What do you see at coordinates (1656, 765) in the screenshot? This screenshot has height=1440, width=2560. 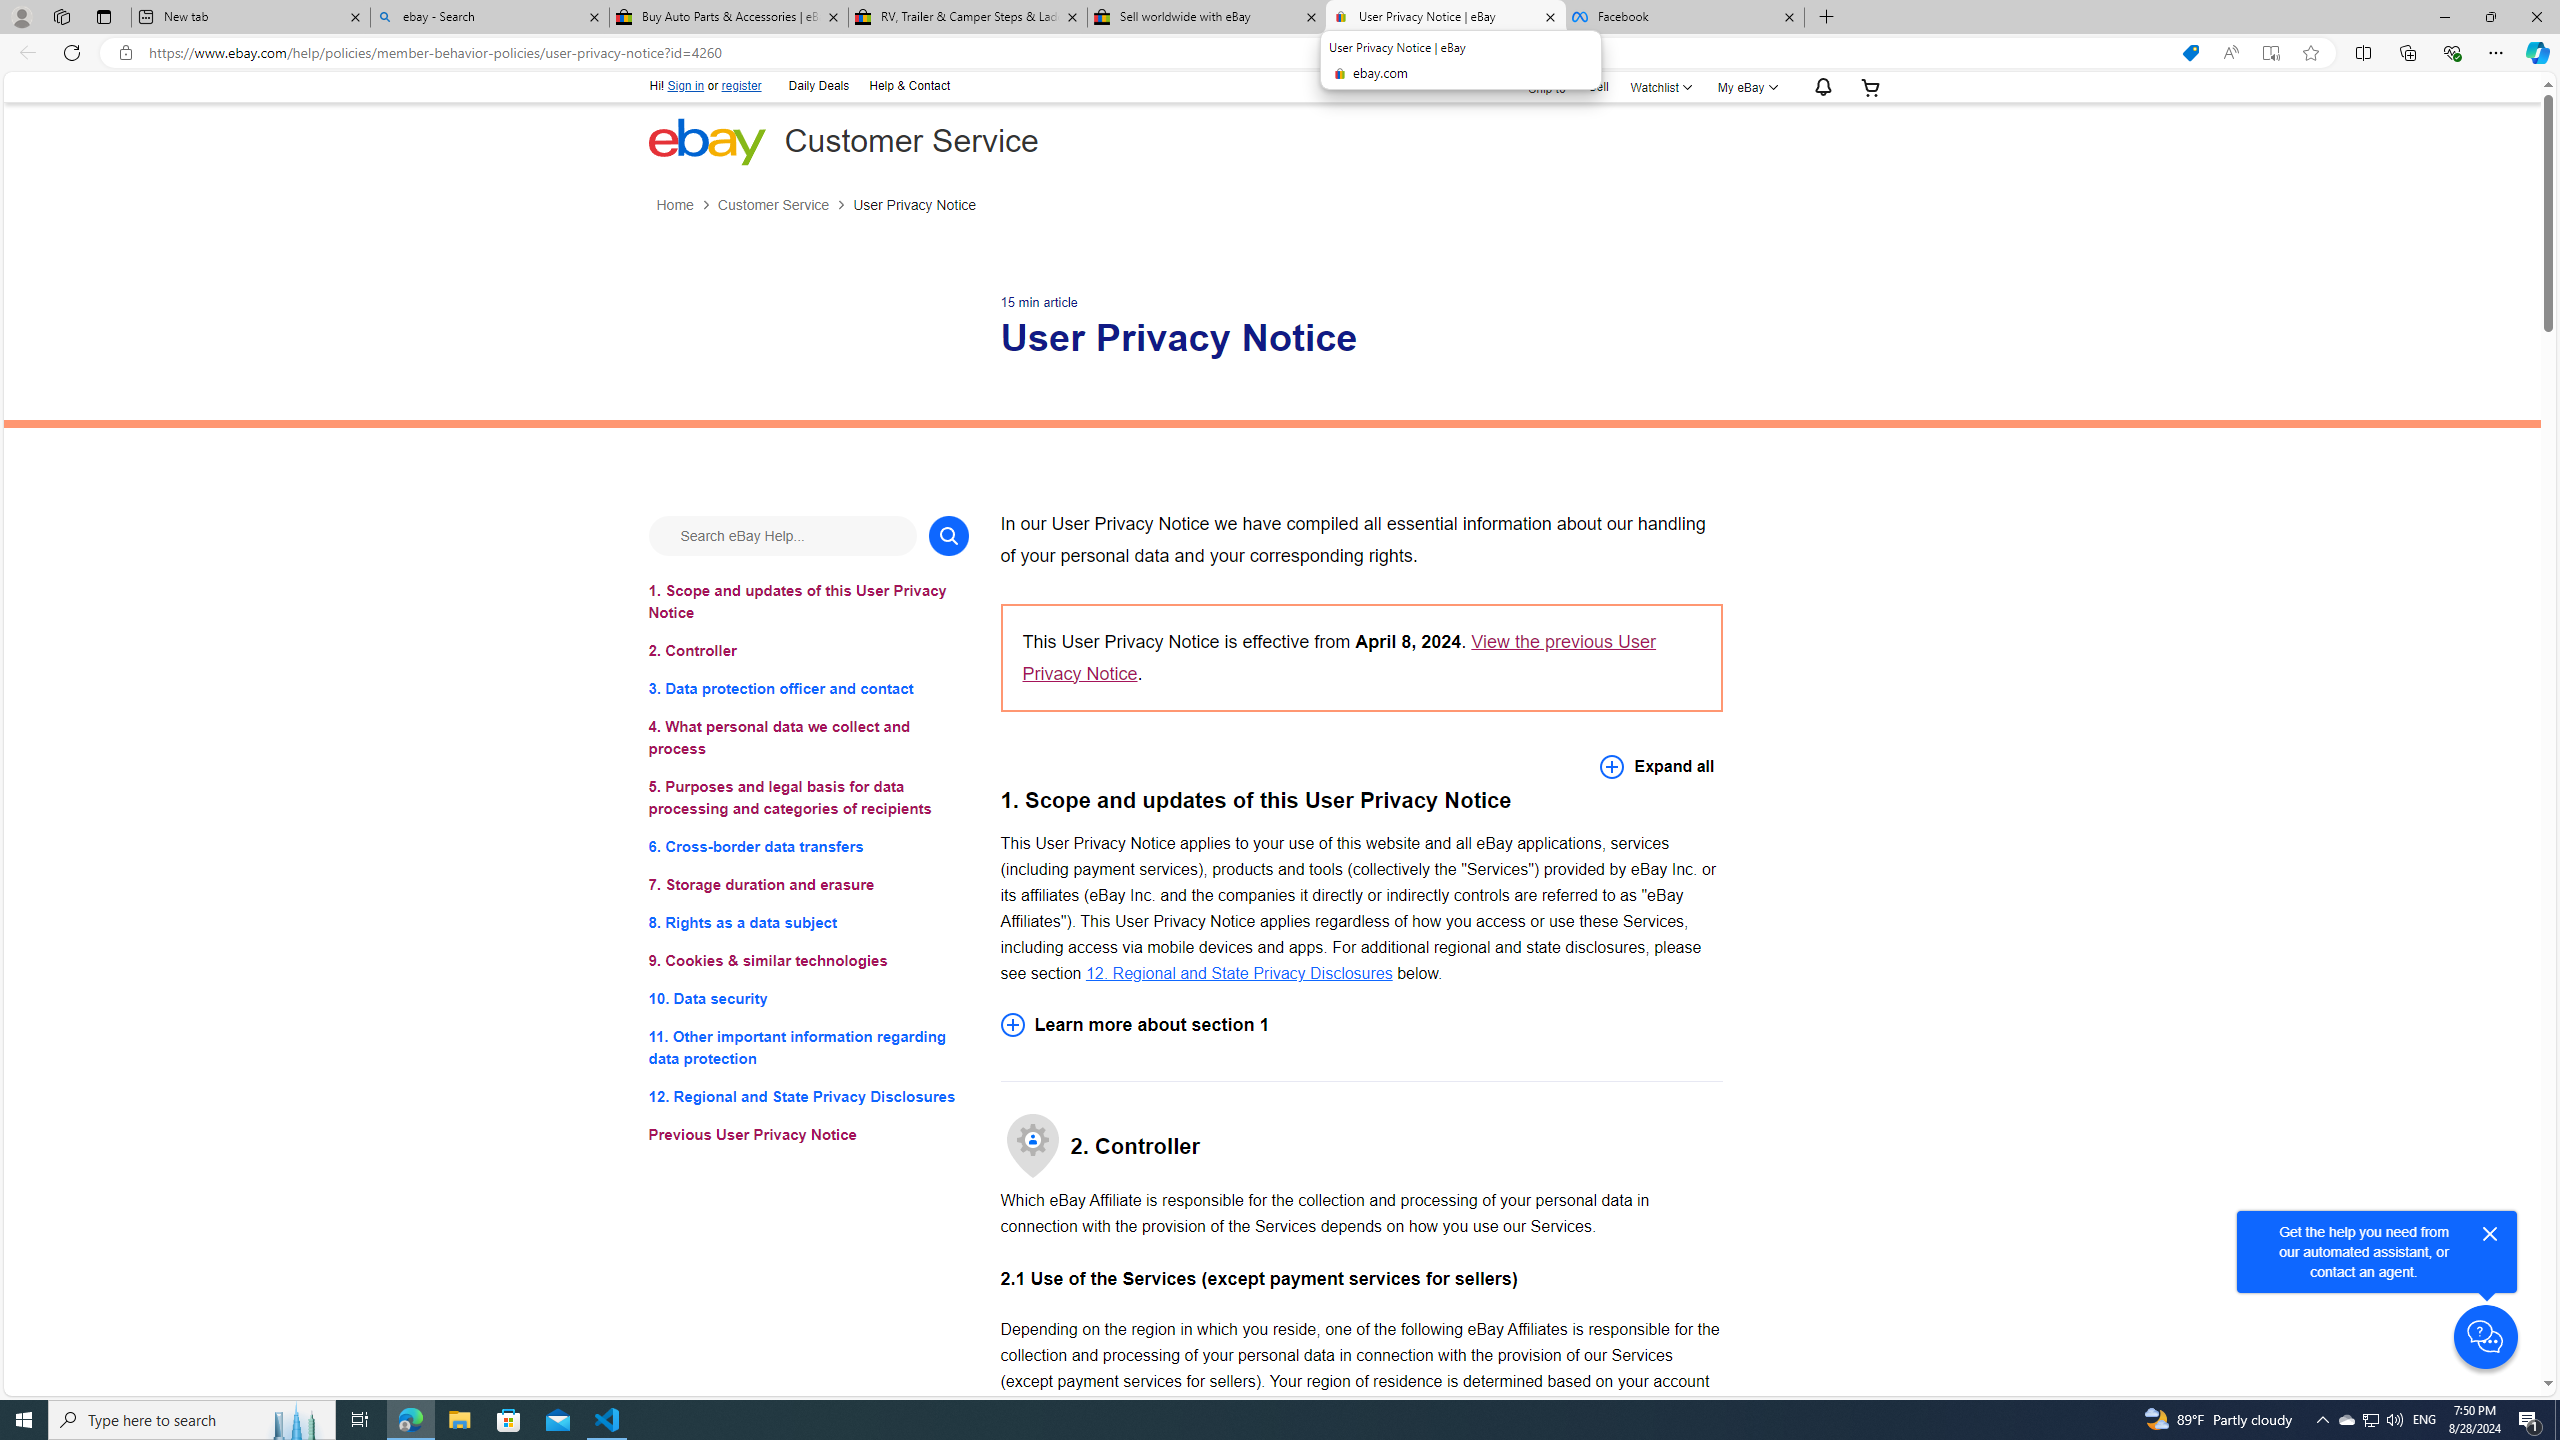 I see `'Expand all'` at bounding box center [1656, 765].